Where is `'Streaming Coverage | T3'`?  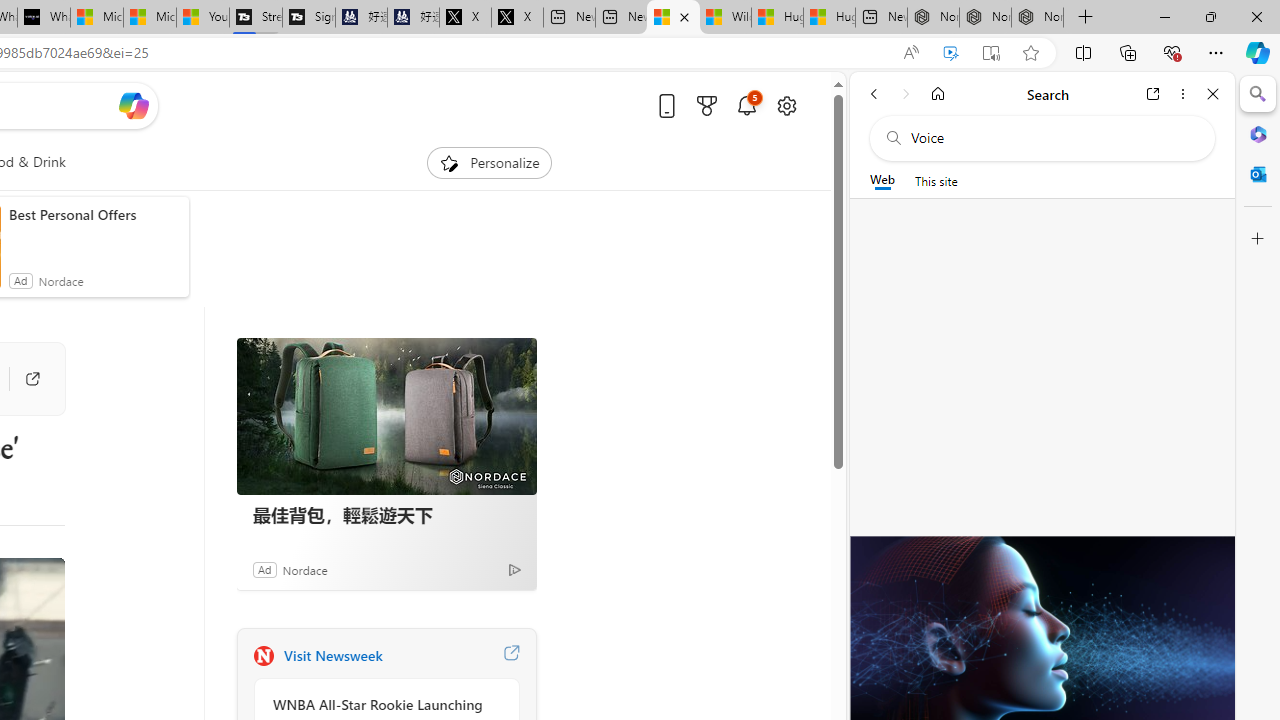 'Streaming Coverage | T3' is located at coordinates (255, 17).